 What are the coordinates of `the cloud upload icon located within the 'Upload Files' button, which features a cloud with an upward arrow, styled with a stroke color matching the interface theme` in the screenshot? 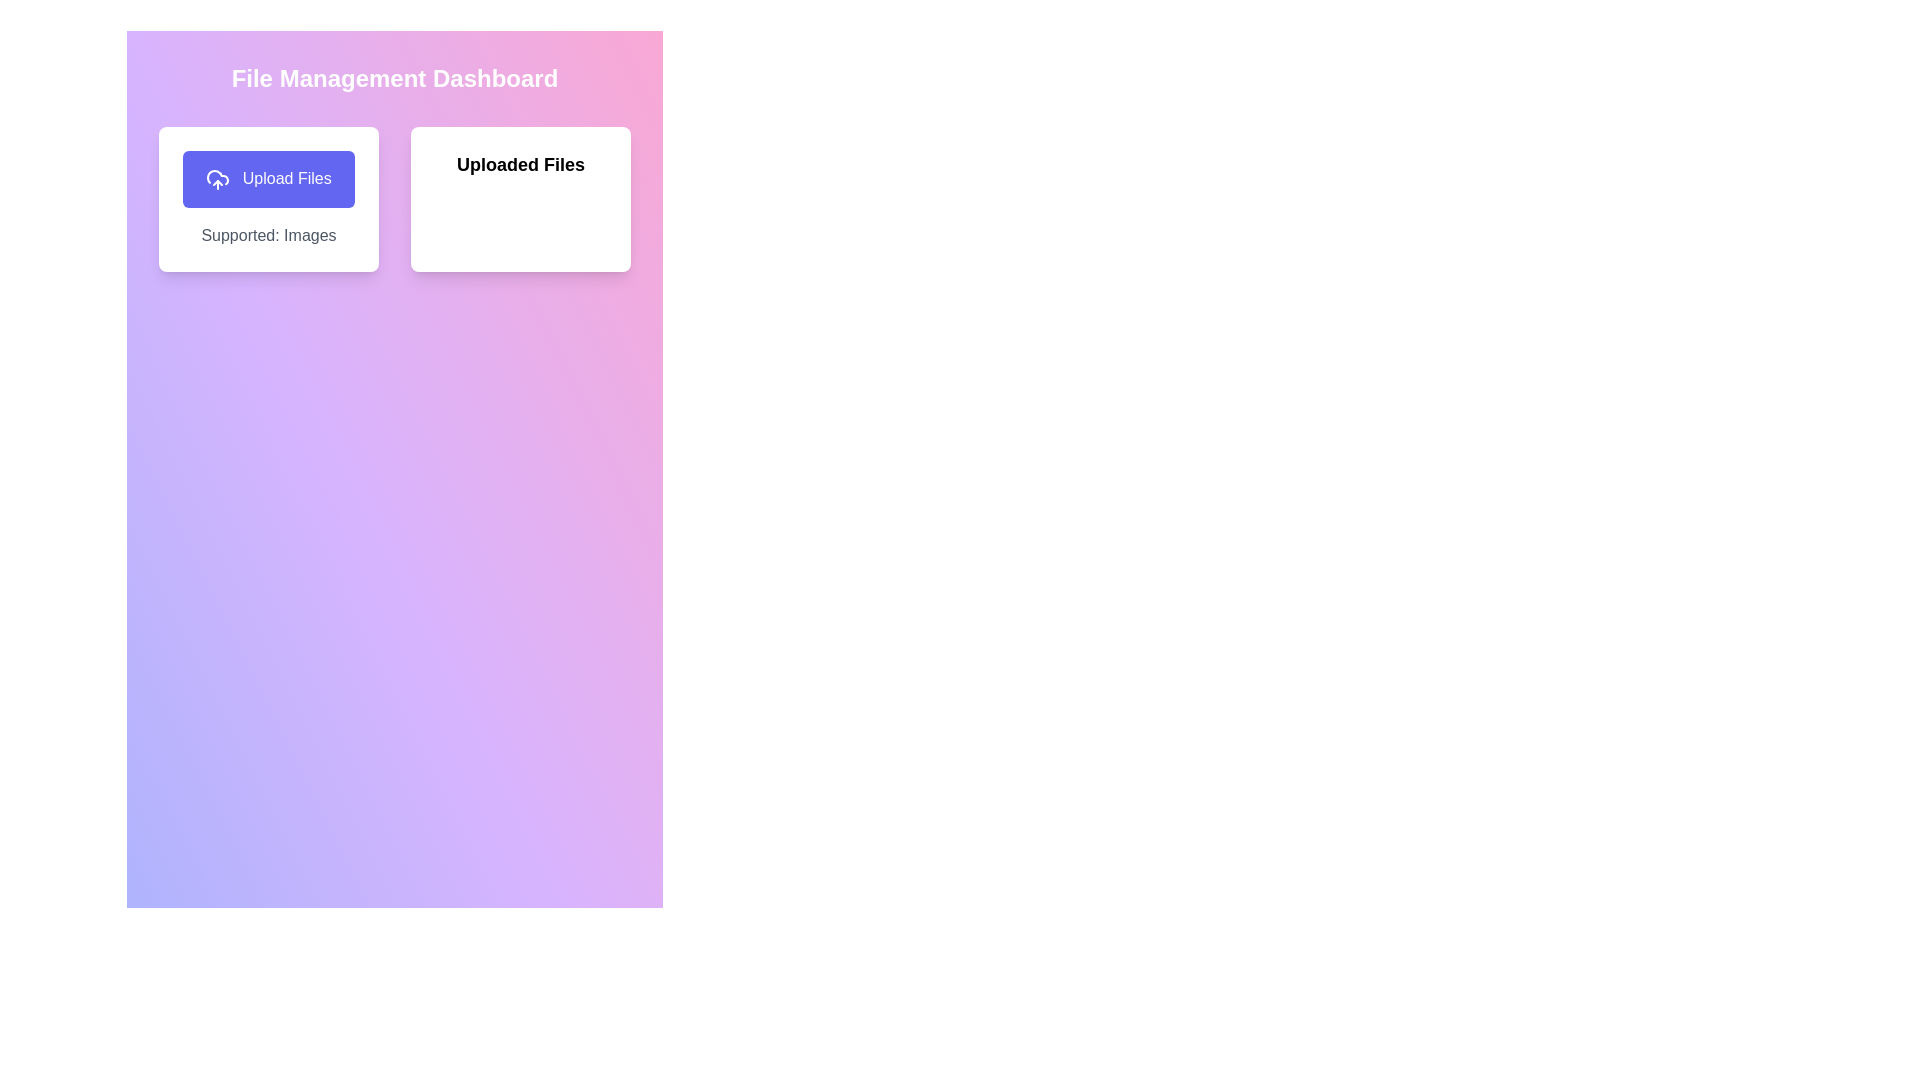 It's located at (218, 178).